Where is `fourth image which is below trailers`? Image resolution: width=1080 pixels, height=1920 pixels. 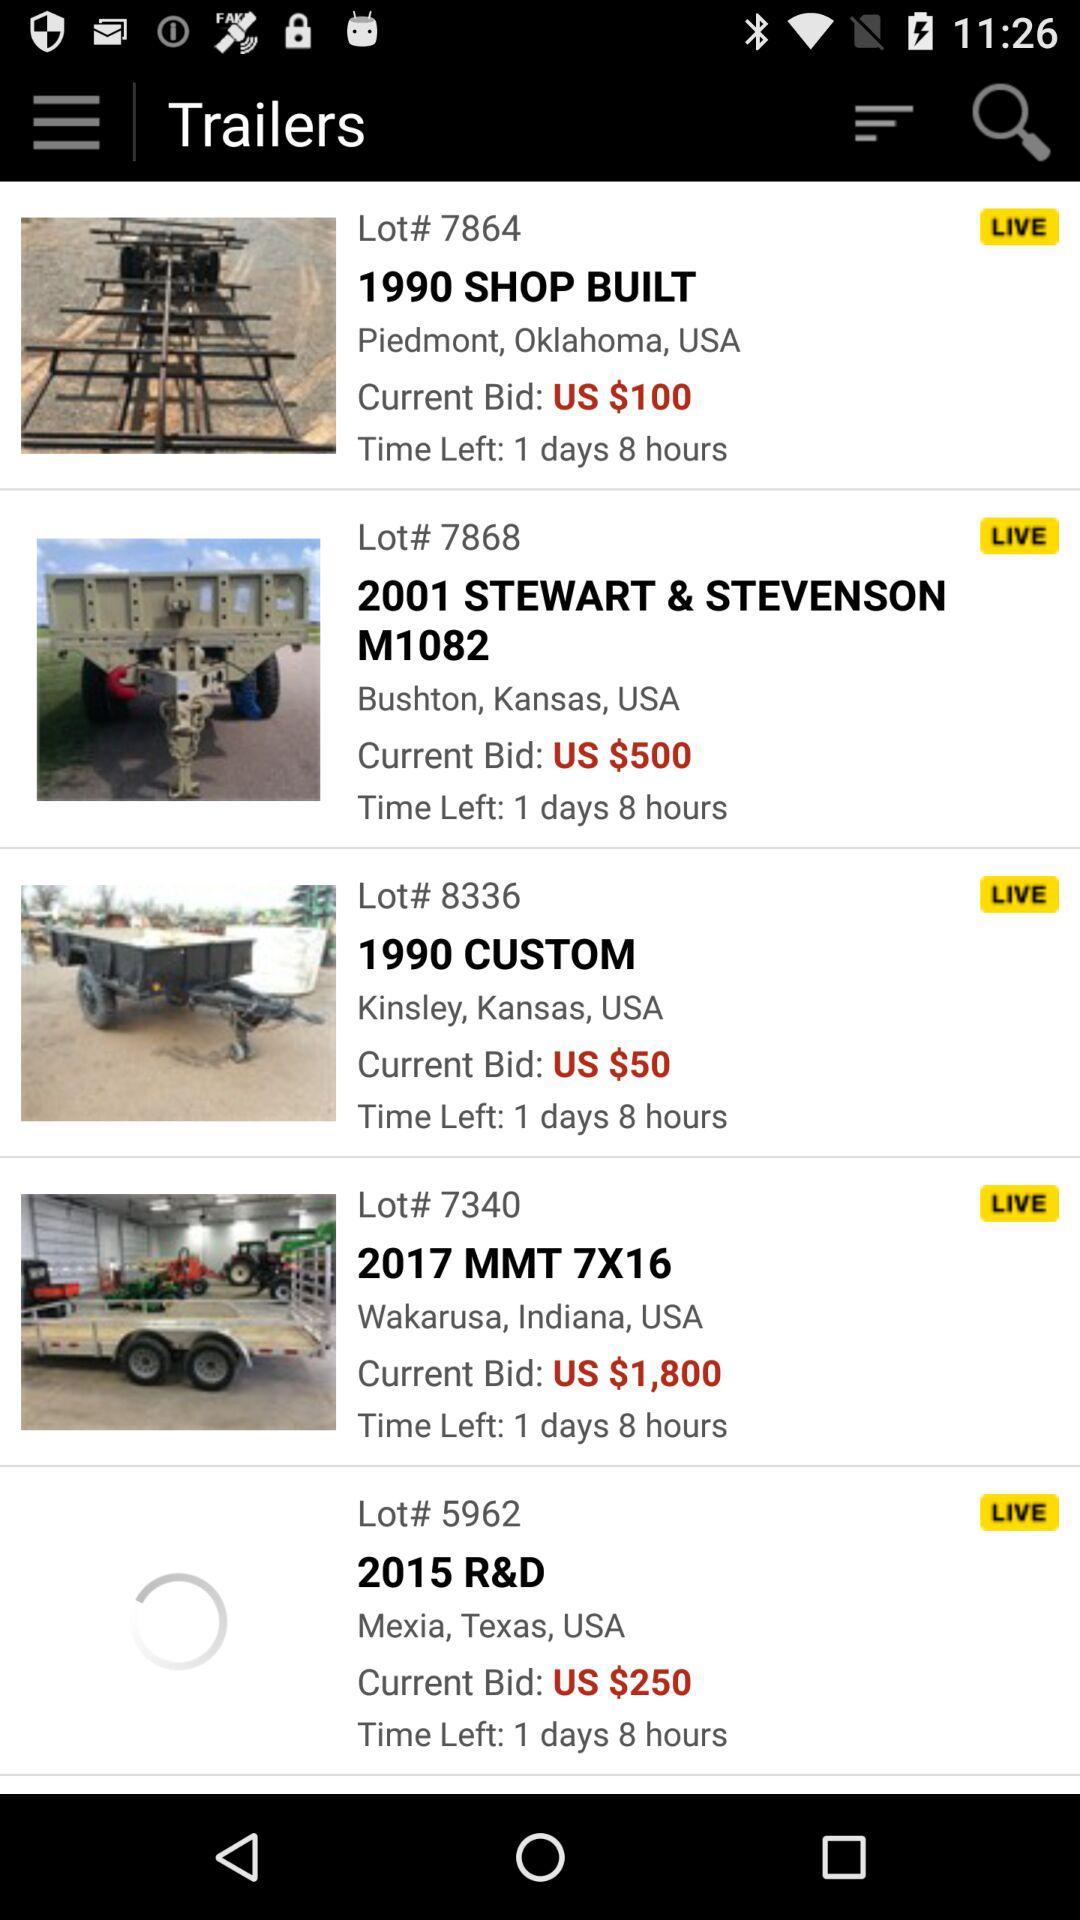
fourth image which is below trailers is located at coordinates (177, 1312).